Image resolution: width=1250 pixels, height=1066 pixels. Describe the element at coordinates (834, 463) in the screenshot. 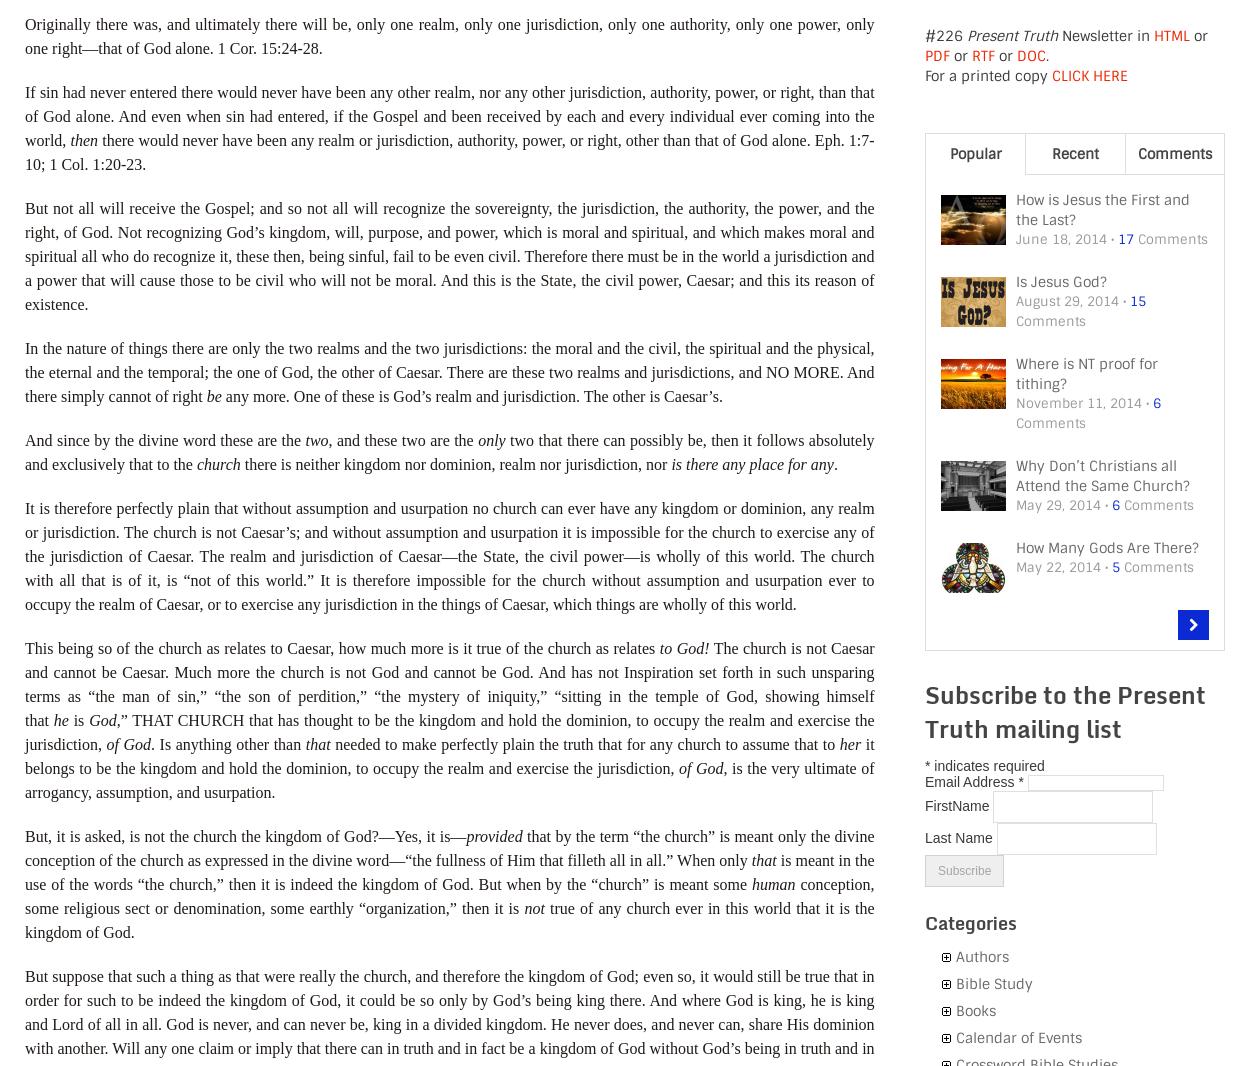

I see `'.'` at that location.